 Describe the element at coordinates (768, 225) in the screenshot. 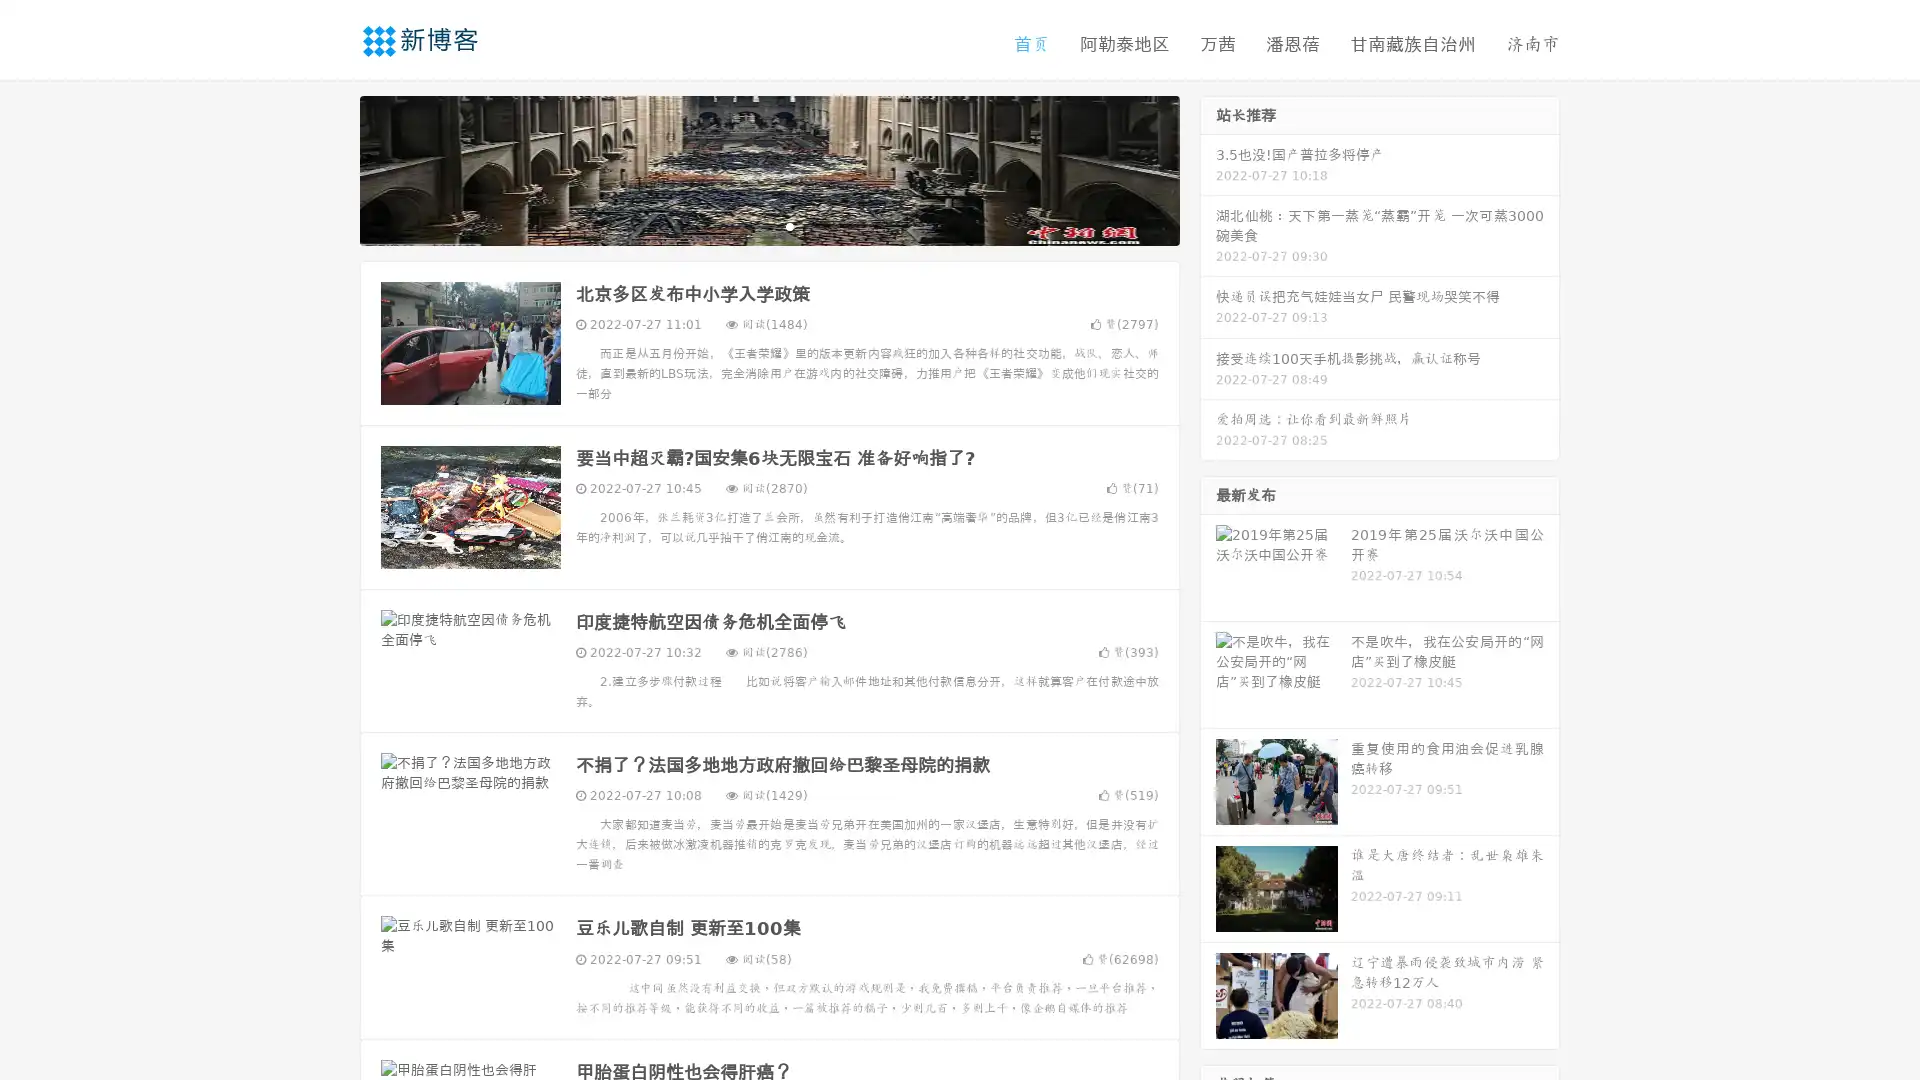

I see `Go to slide 2` at that location.